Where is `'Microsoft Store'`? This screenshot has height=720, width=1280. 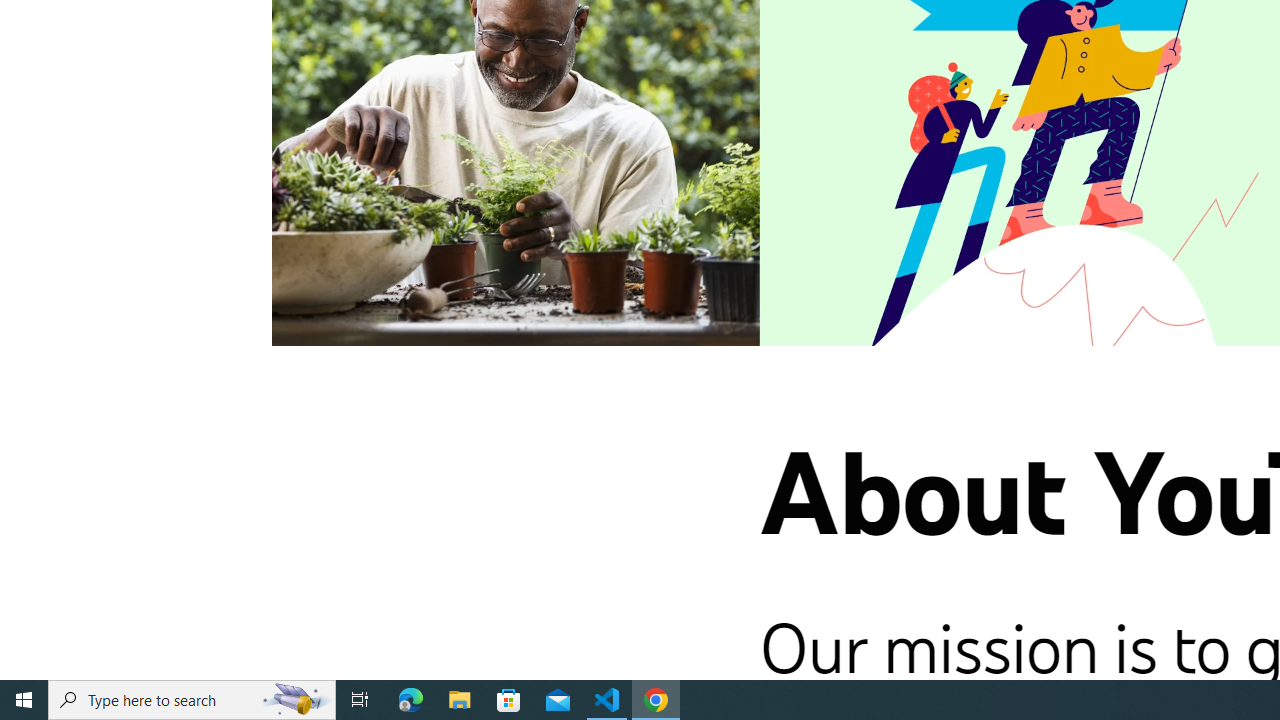
'Microsoft Store' is located at coordinates (509, 698).